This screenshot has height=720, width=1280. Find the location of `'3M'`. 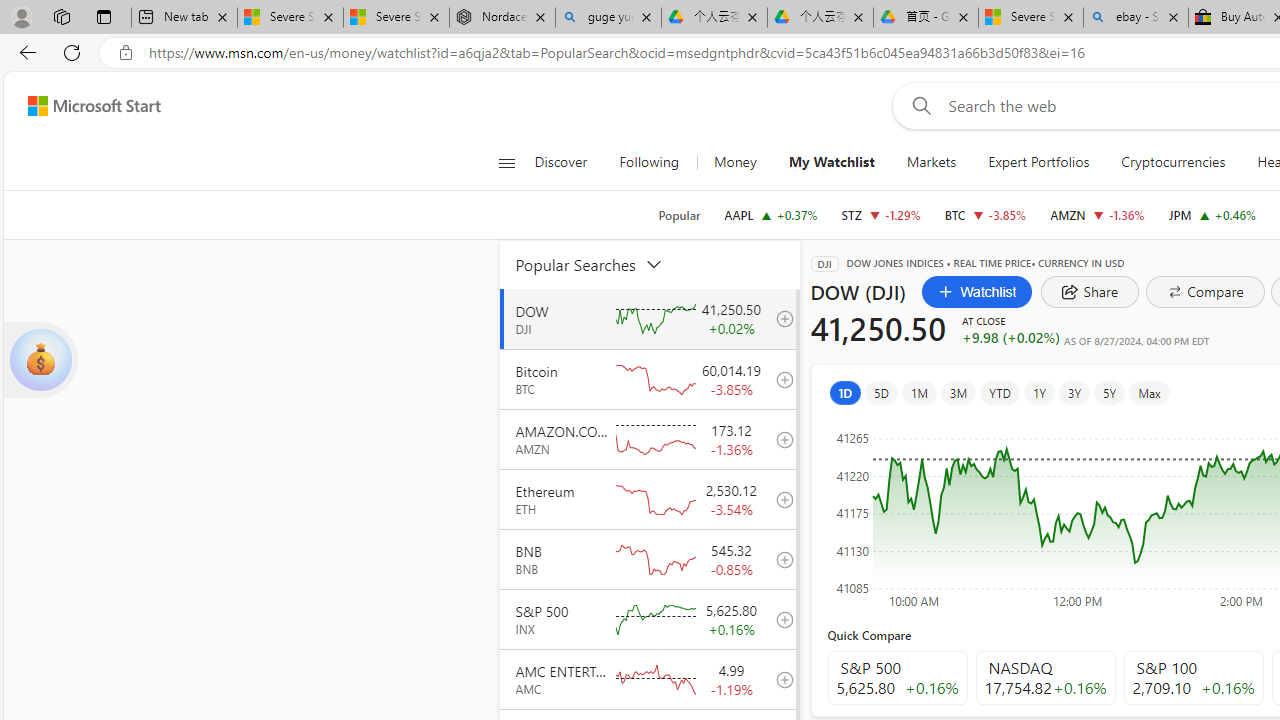

'3M' is located at coordinates (957, 392).